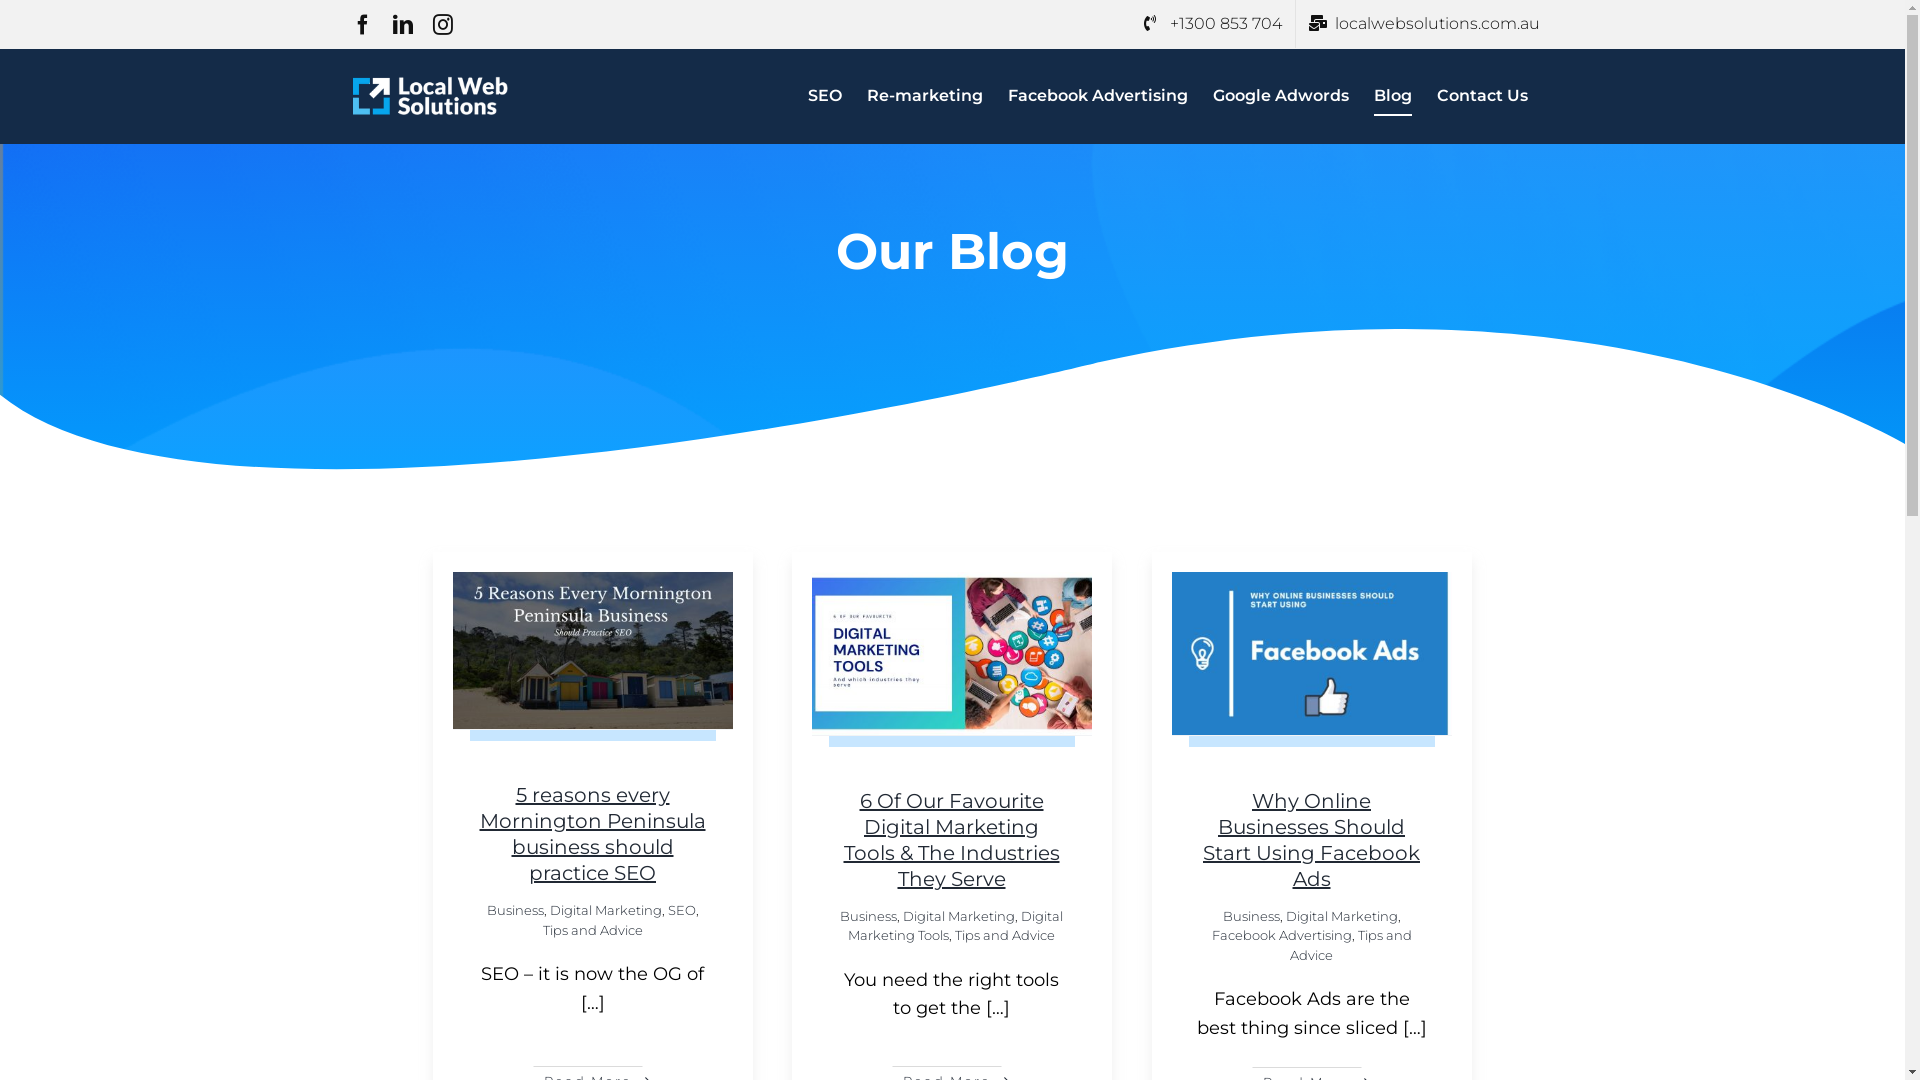  What do you see at coordinates (1280, 96) in the screenshot?
I see `'Google Adwords'` at bounding box center [1280, 96].